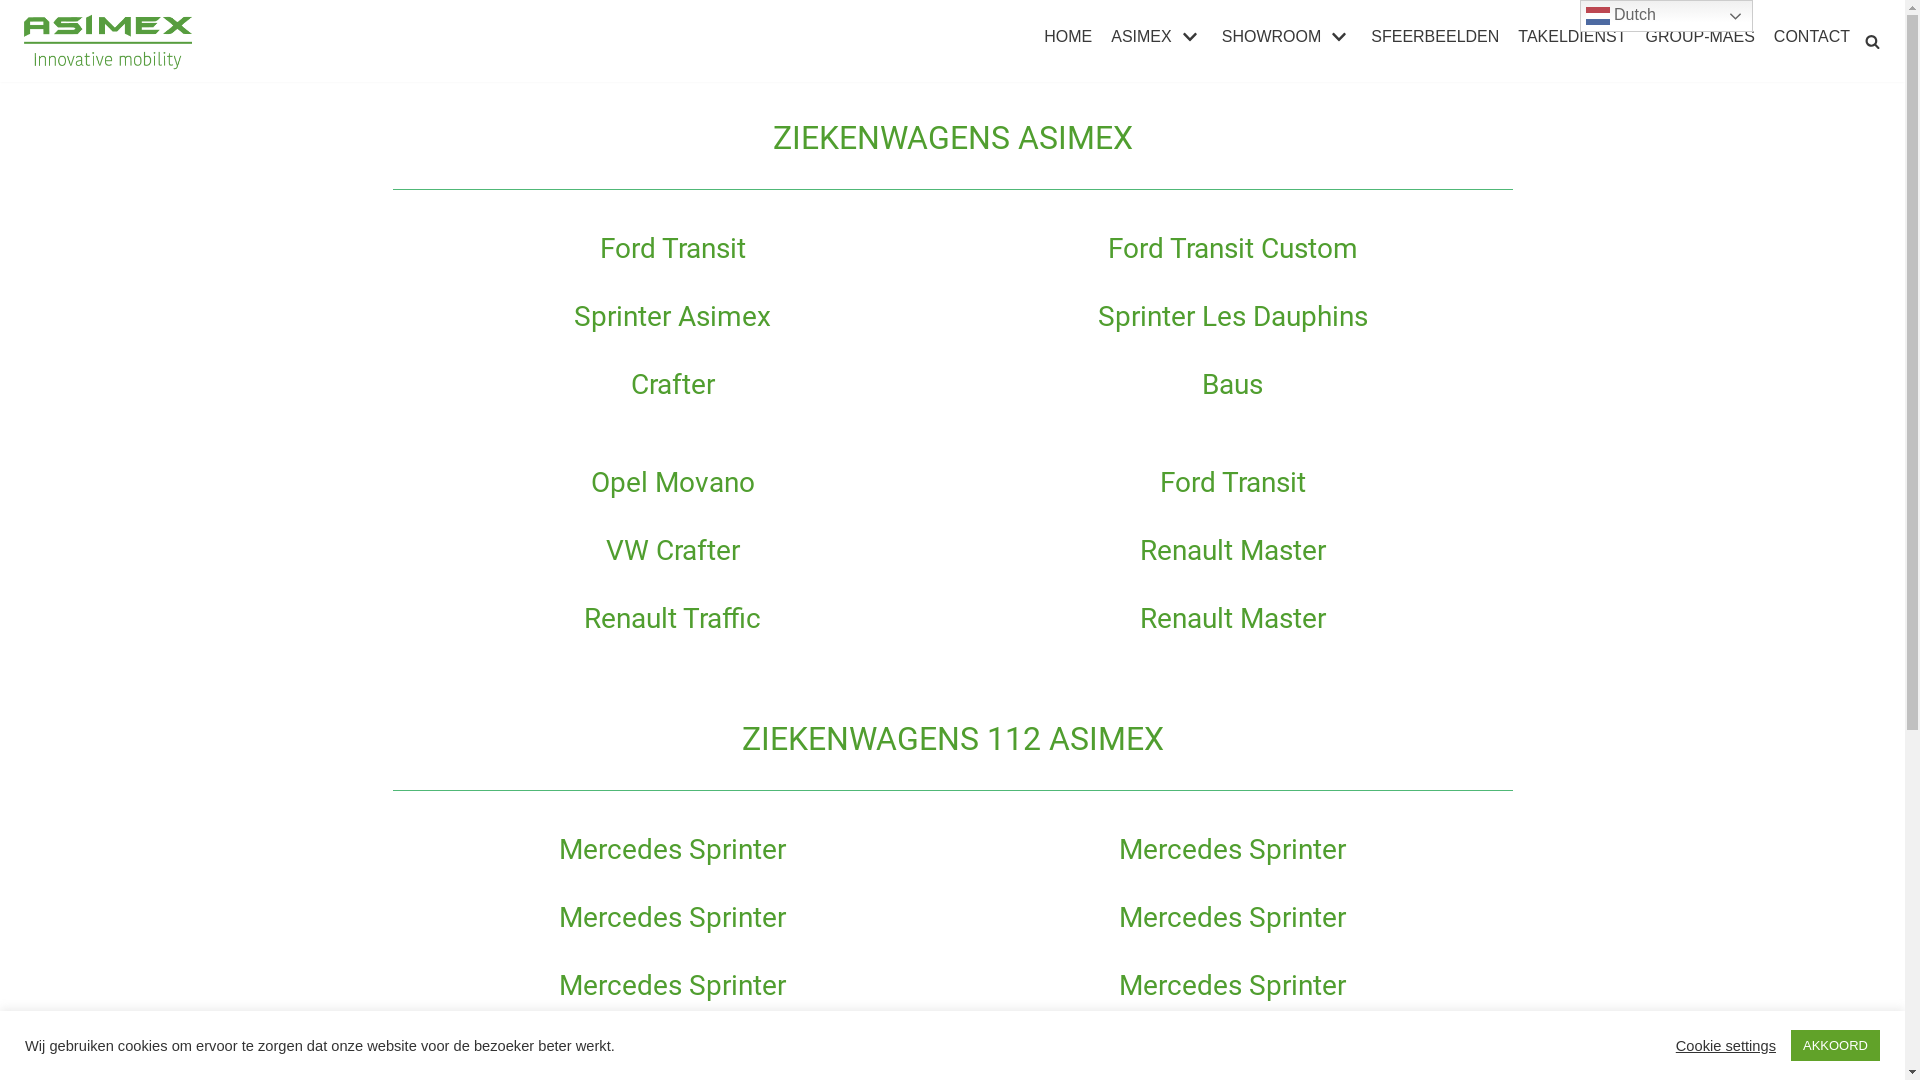  Describe the element at coordinates (109, 41) in the screenshot. I see `'ASIMEX - Innovative mobility'` at that location.